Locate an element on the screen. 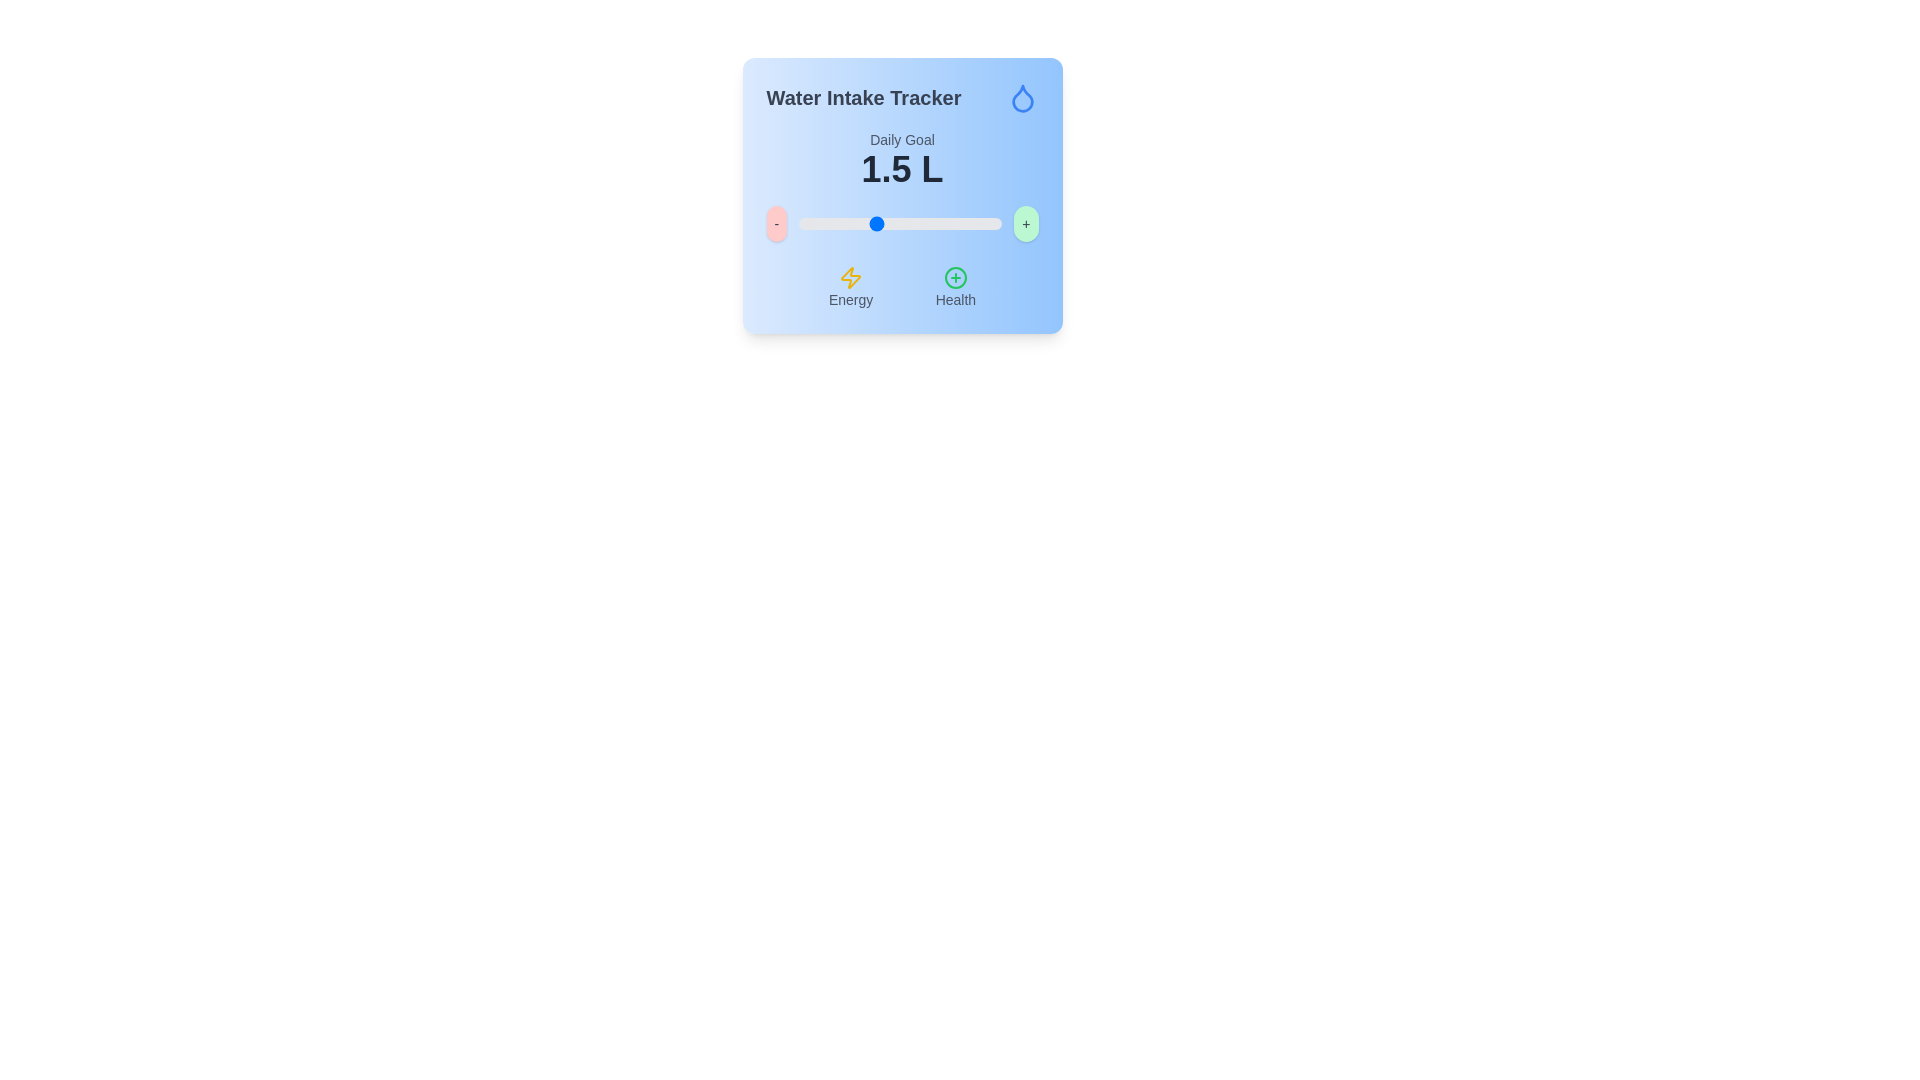 The image size is (1920, 1080). the Iconographic button with a green border and plus sign labeled 'Health' located in the lower-right corner of the card interface is located at coordinates (954, 277).